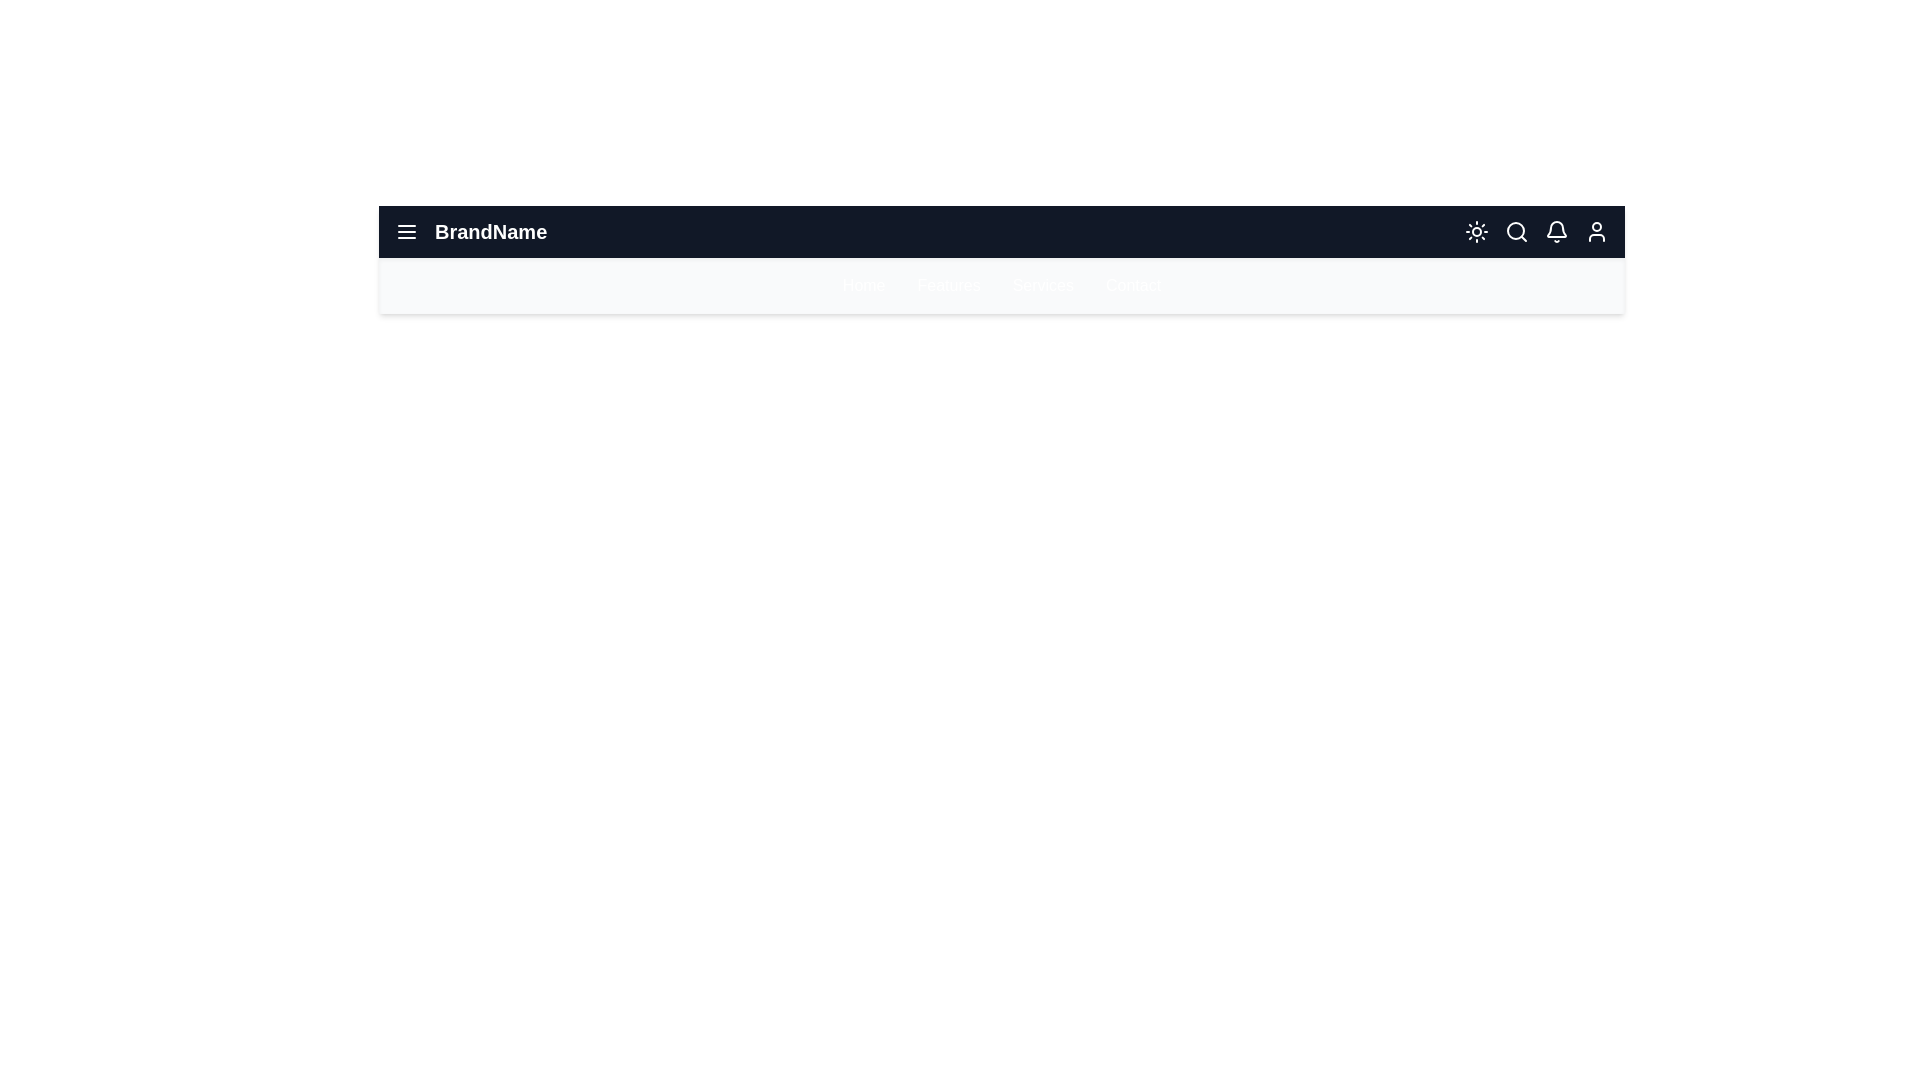 The width and height of the screenshot is (1920, 1080). What do you see at coordinates (406, 230) in the screenshot?
I see `menu button to toggle the menu visibility` at bounding box center [406, 230].